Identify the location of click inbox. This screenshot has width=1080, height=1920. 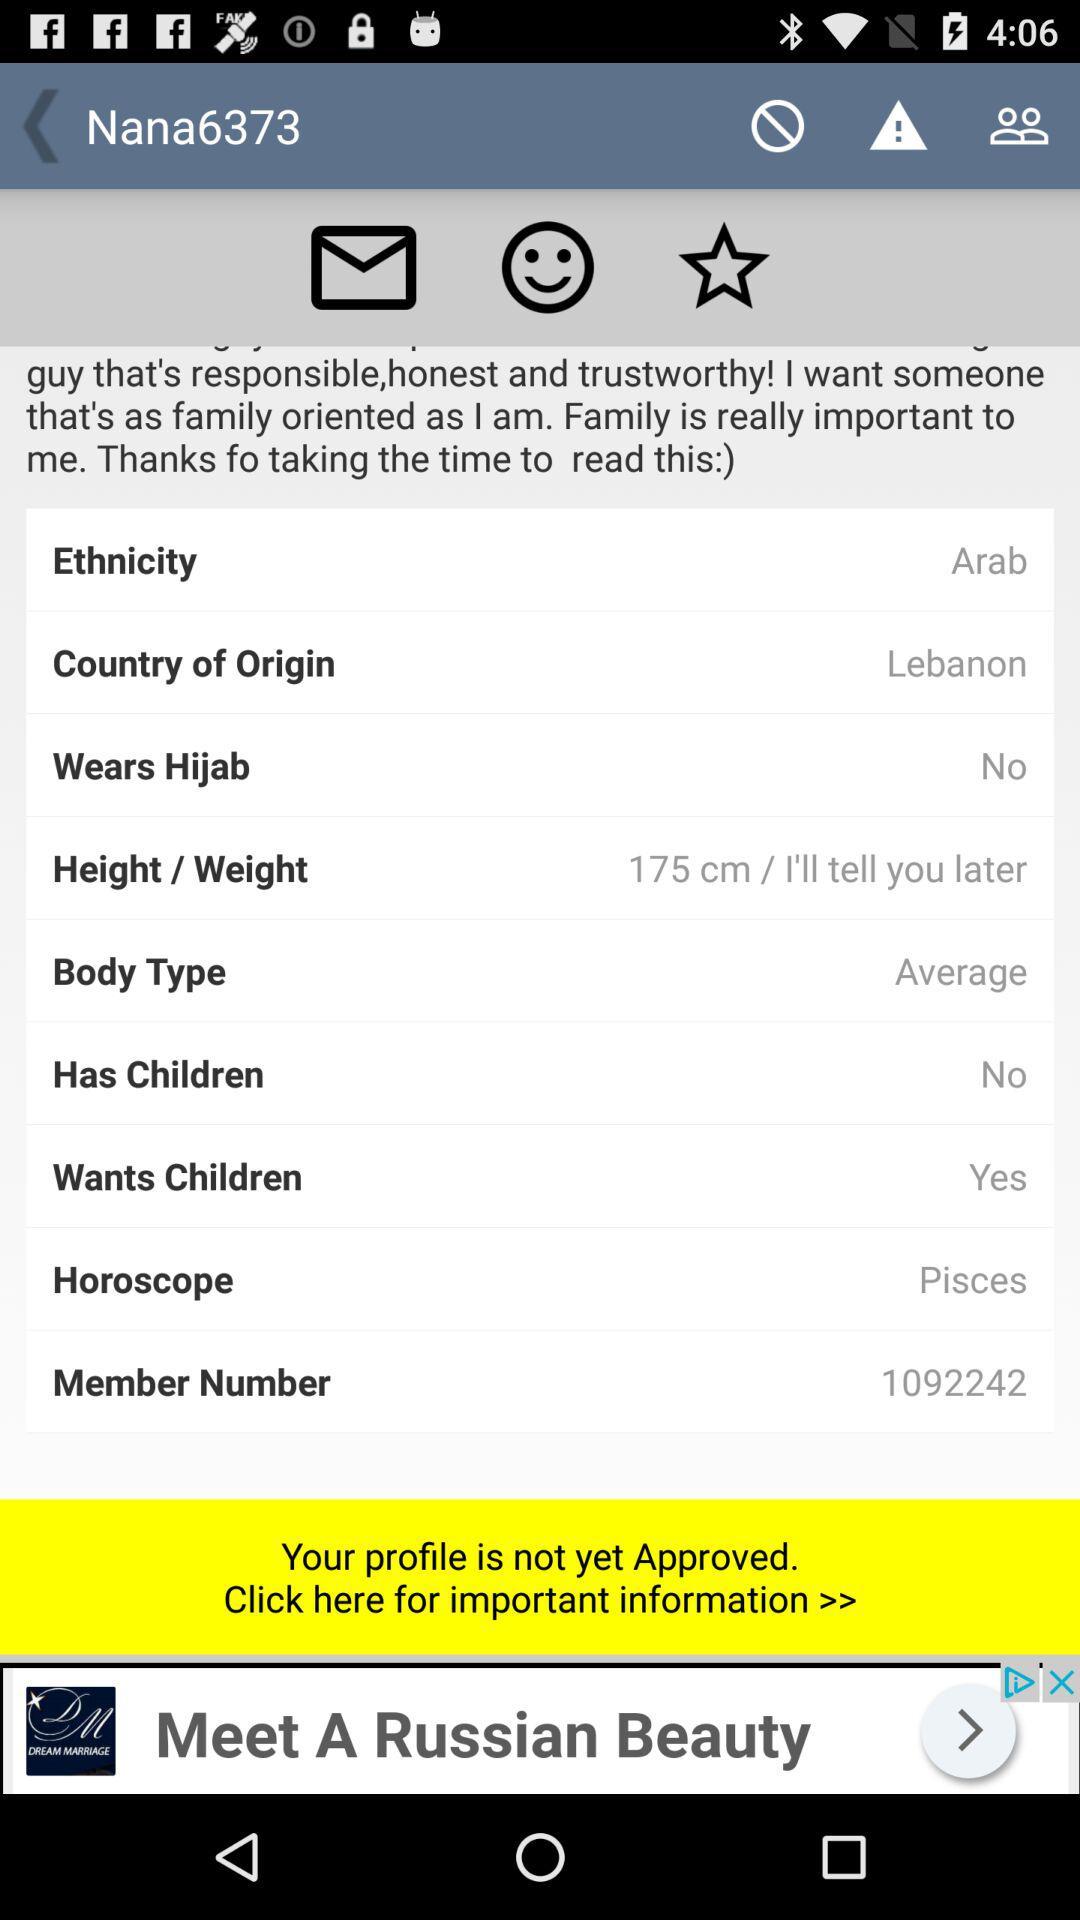
(363, 266).